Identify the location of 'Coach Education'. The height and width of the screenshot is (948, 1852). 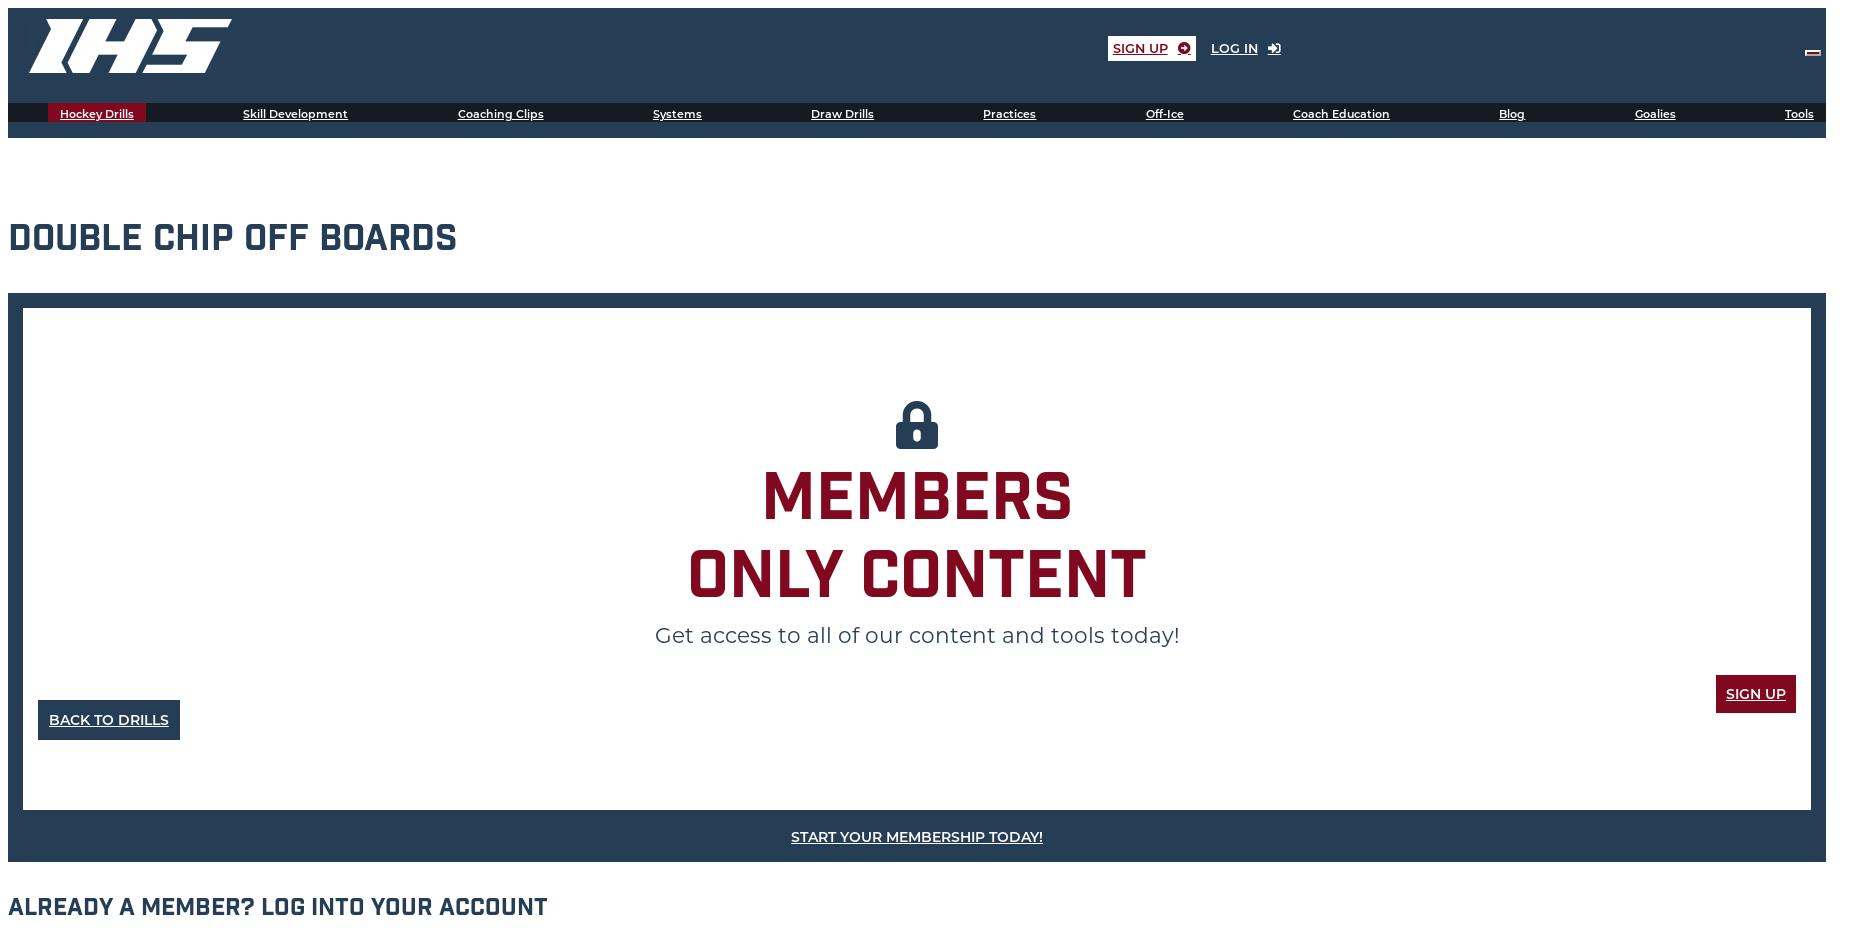
(1341, 114).